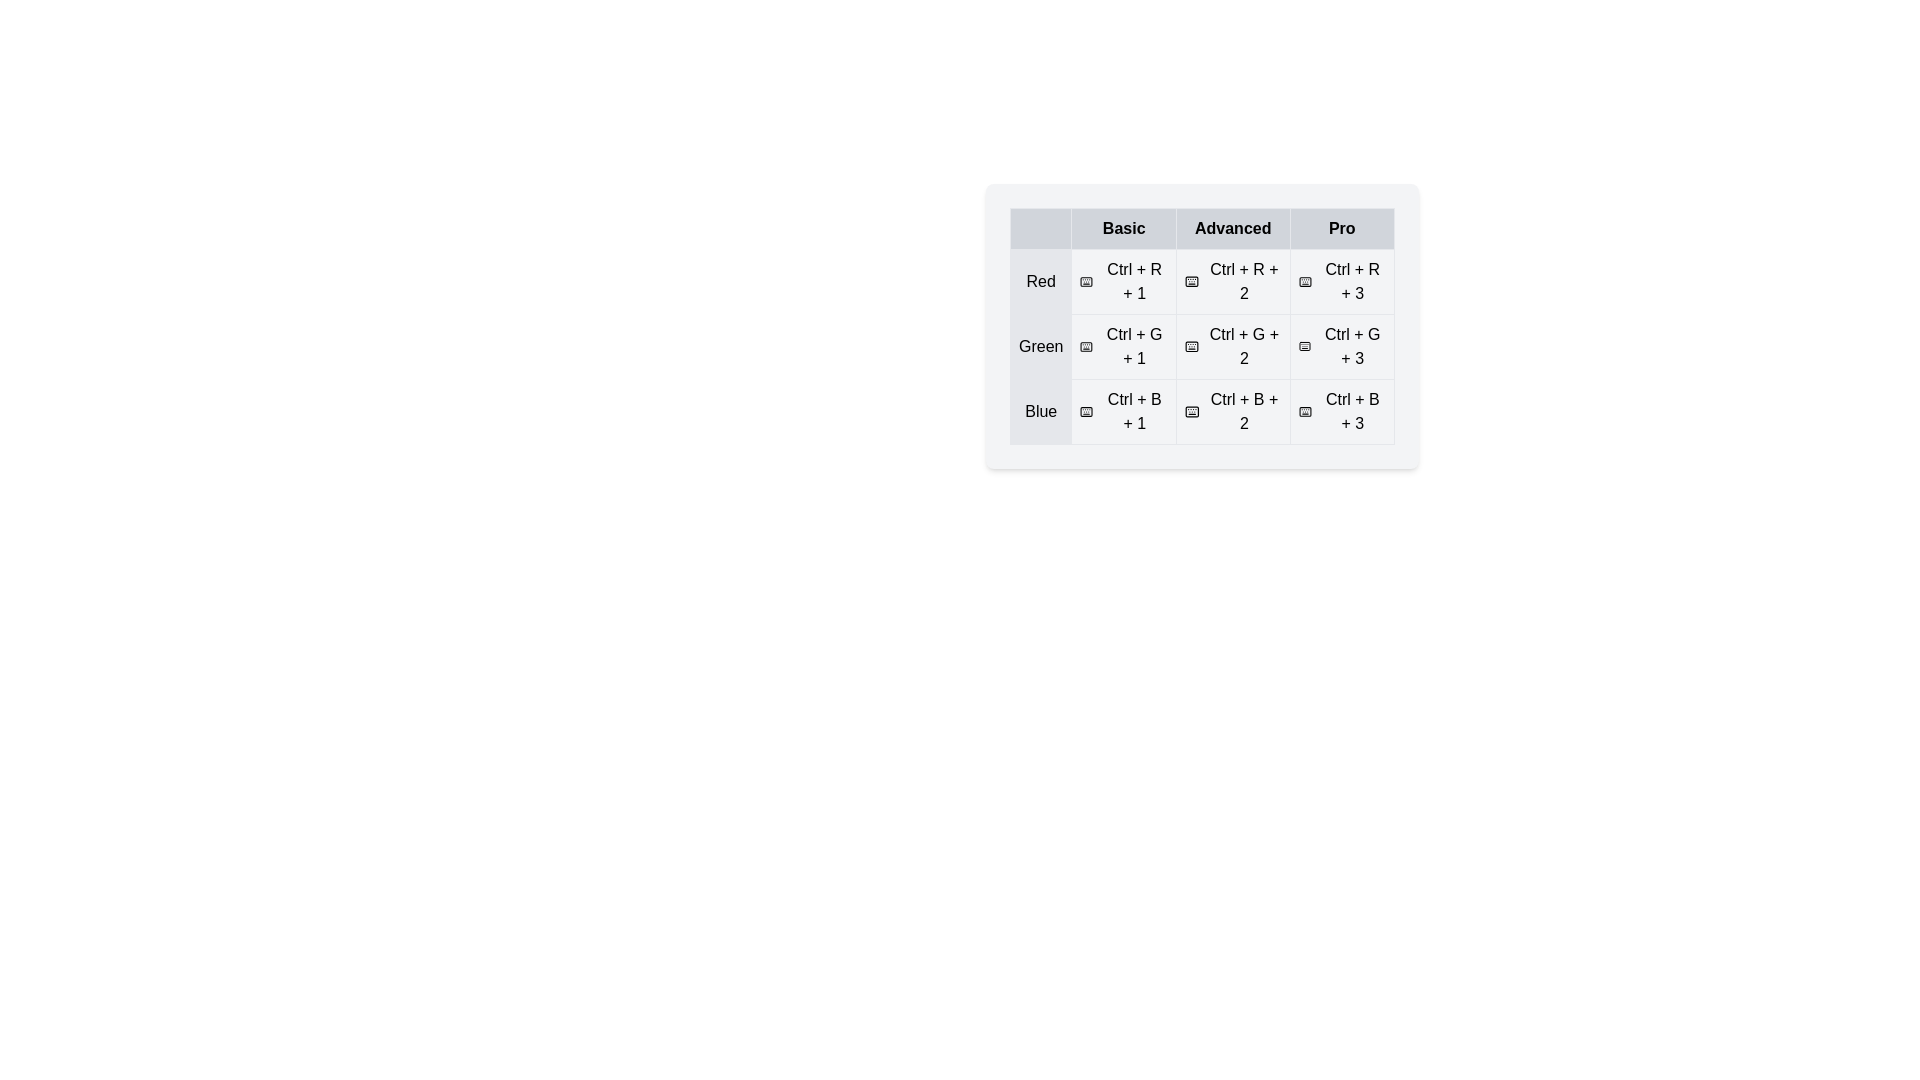 The width and height of the screenshot is (1920, 1080). I want to click on text label displaying 'Ctrl + B + 3' which is accompanied by a keyboard icon, located in the bottom-right cell of the grid under the 'Blue' row and 'Pro' column, so click(1342, 411).